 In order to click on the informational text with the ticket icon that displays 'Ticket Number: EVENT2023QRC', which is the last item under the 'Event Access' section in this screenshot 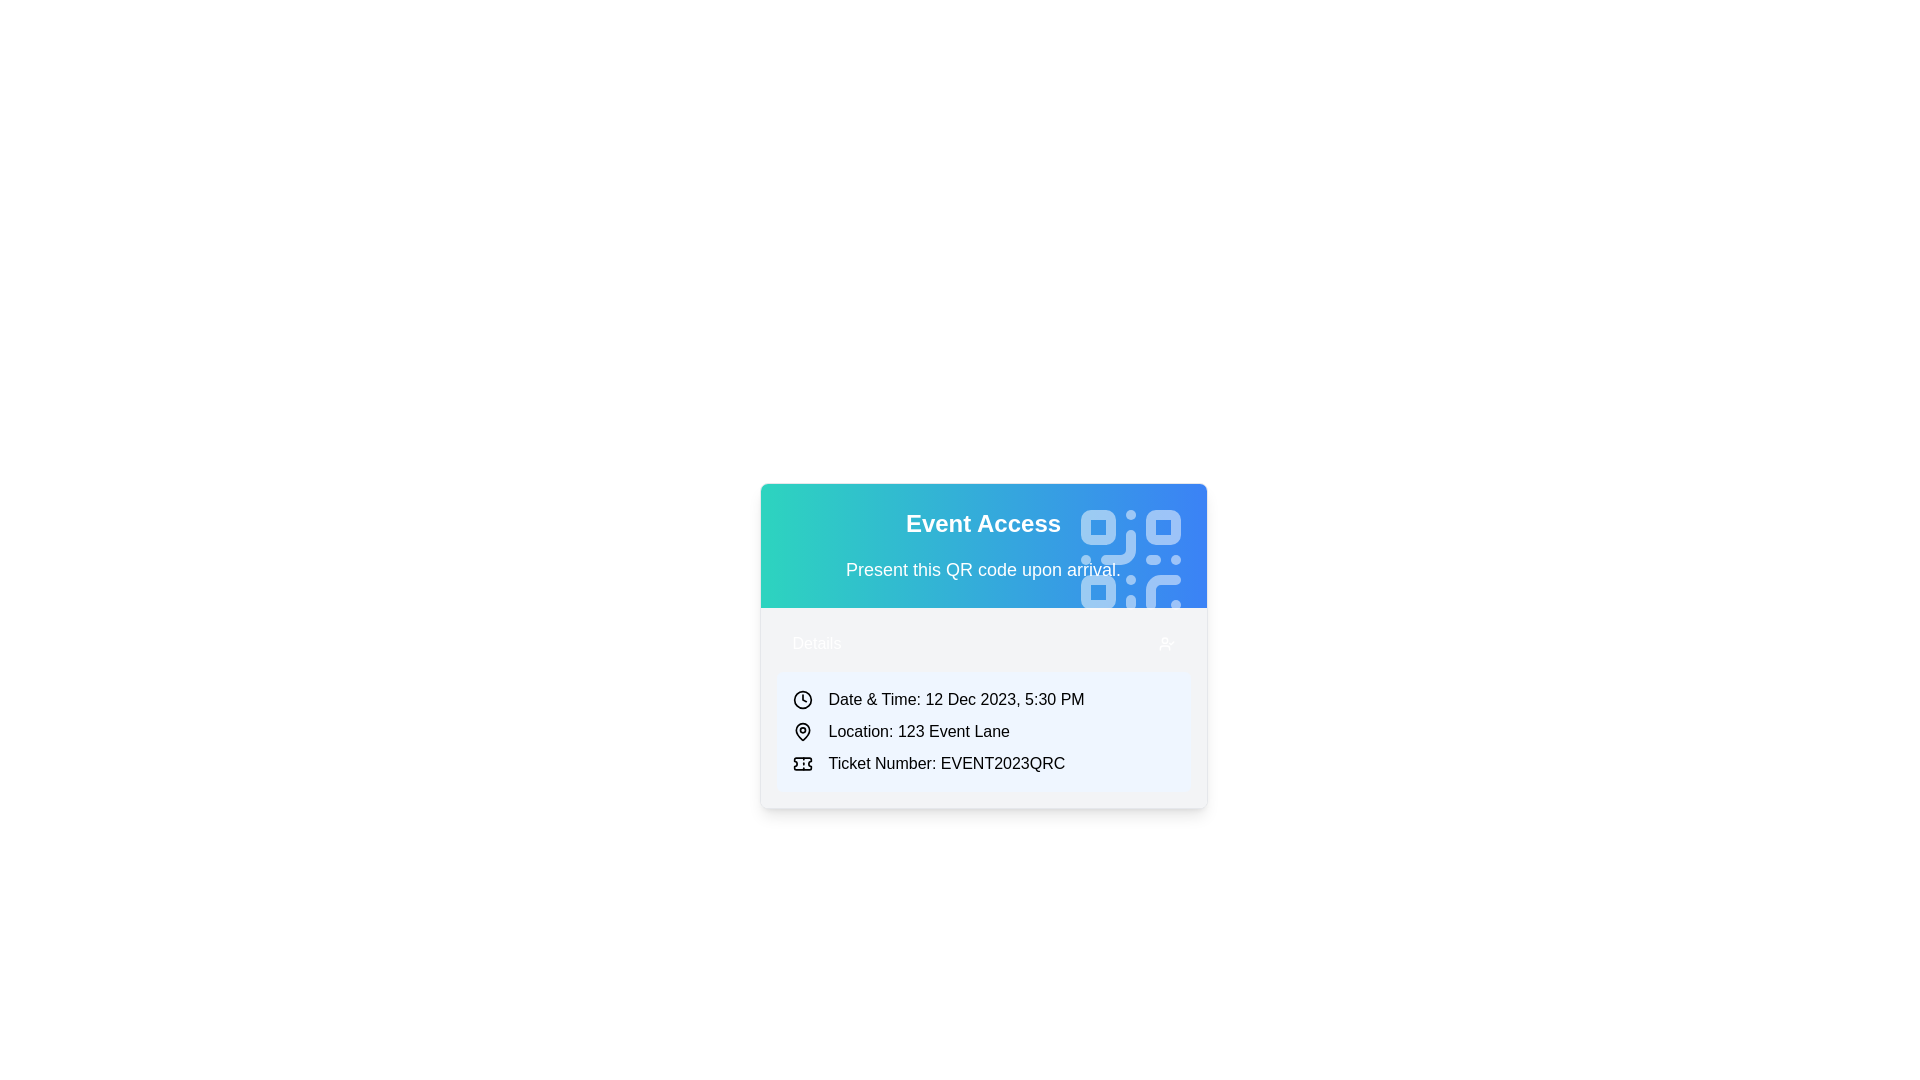, I will do `click(983, 763)`.